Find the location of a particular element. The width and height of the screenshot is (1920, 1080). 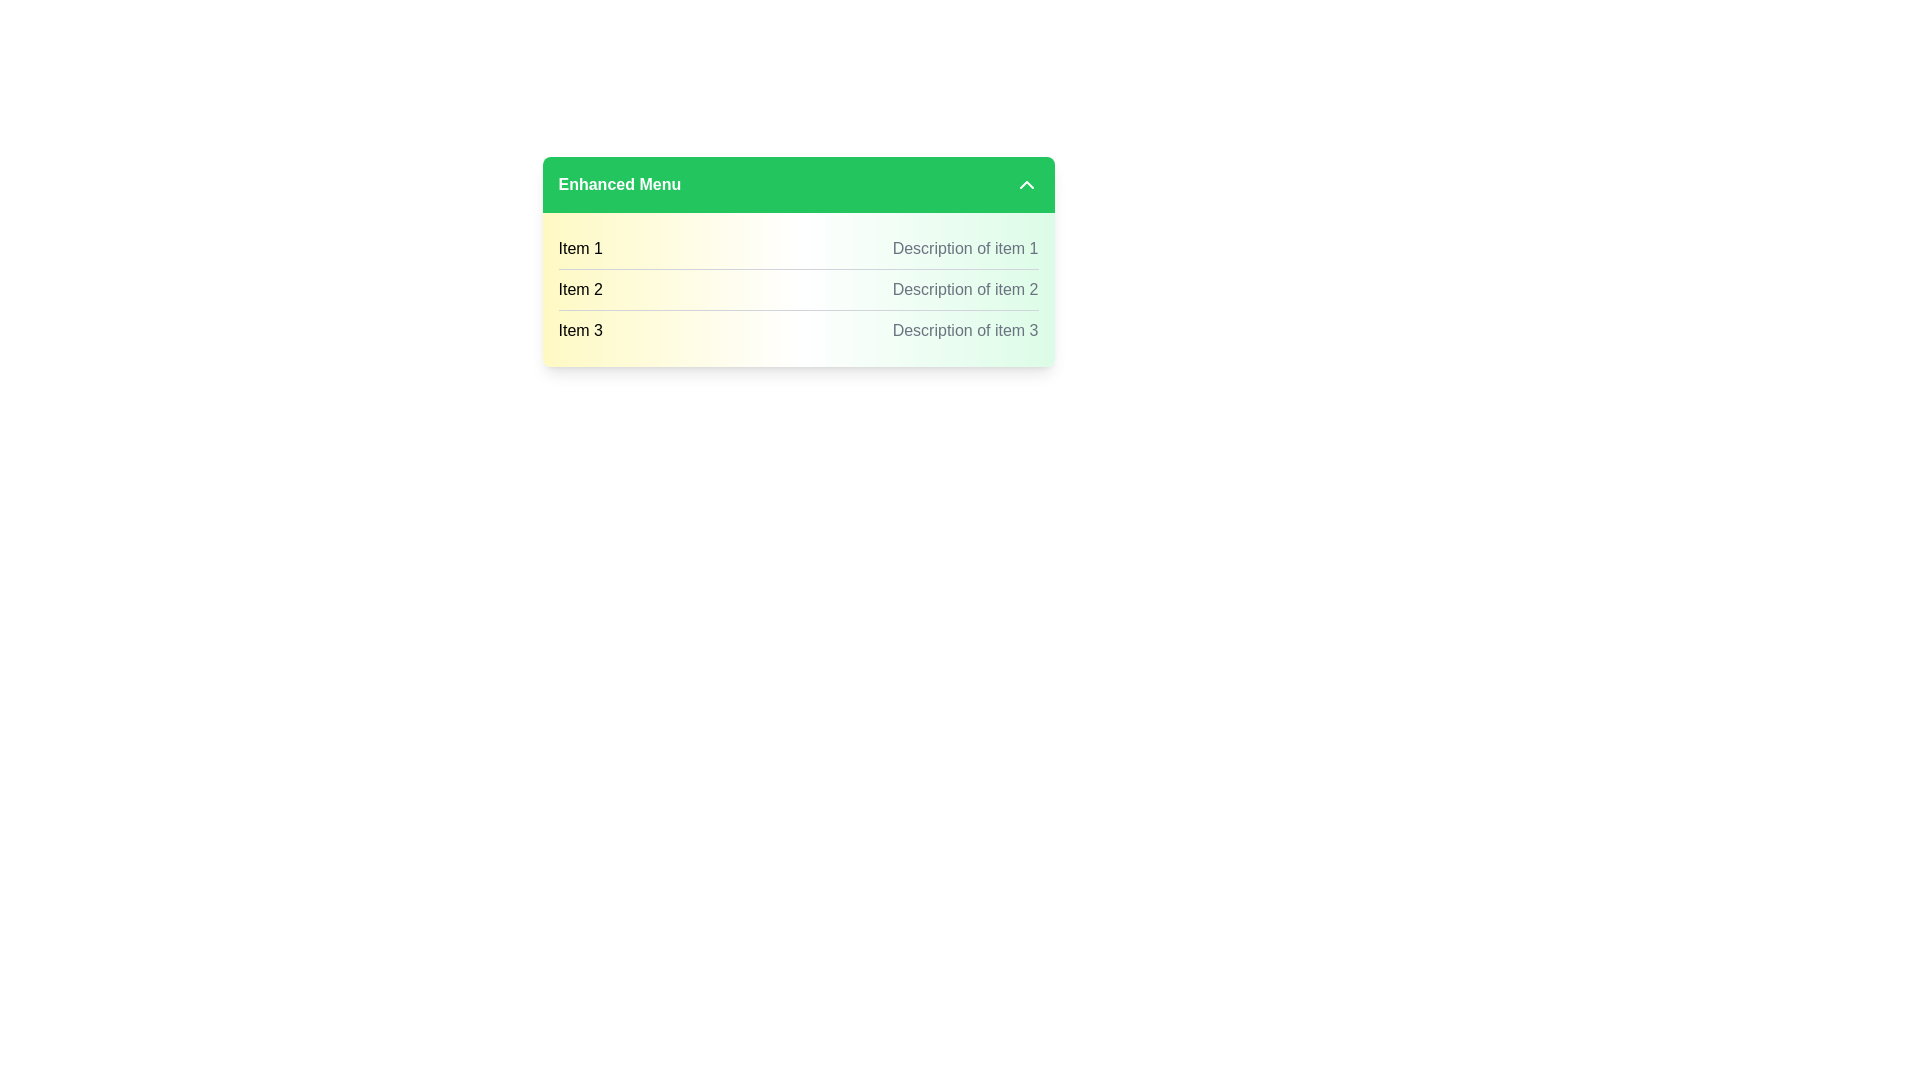

the text element that provides additional contextual information about the associated item in the list, located immediately to the right of the 'Item 1' label within the first row of a list is located at coordinates (965, 248).